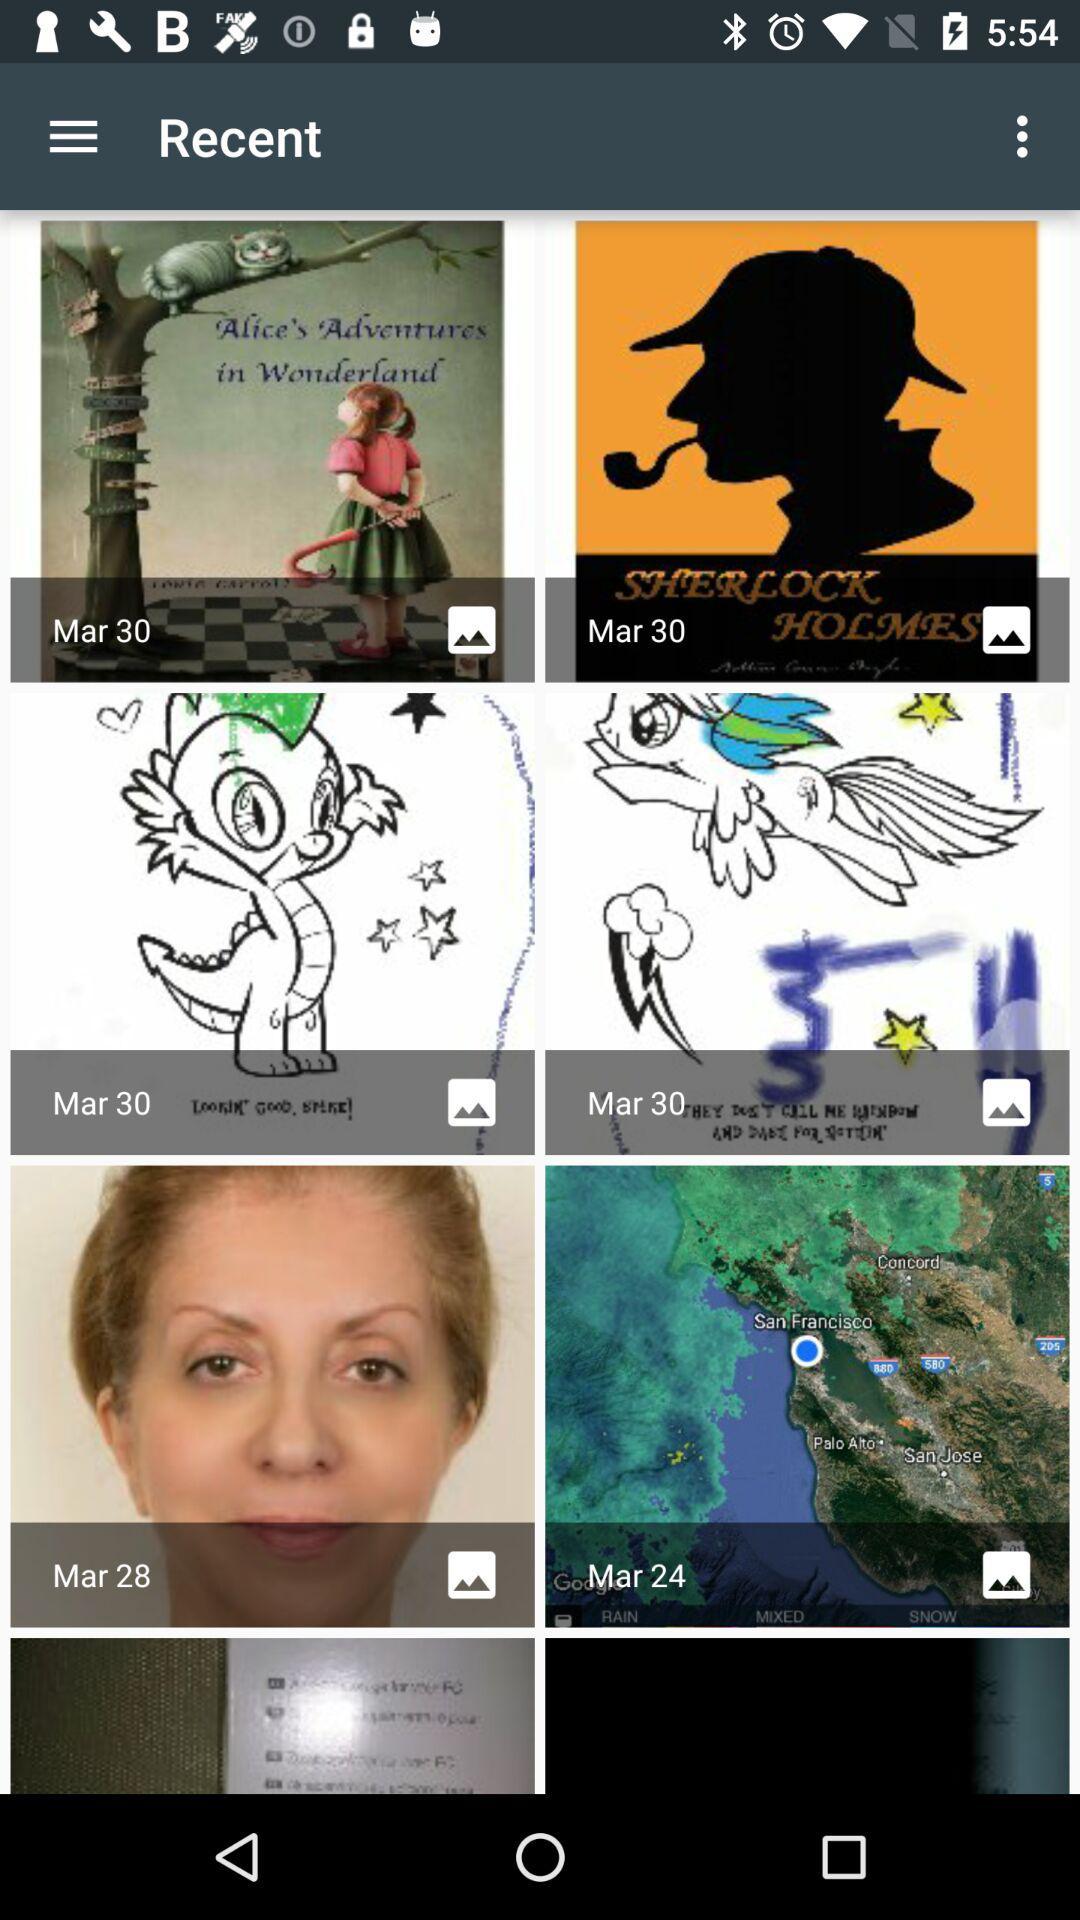  What do you see at coordinates (1006, 629) in the screenshot?
I see `image symbol below second image from first row` at bounding box center [1006, 629].